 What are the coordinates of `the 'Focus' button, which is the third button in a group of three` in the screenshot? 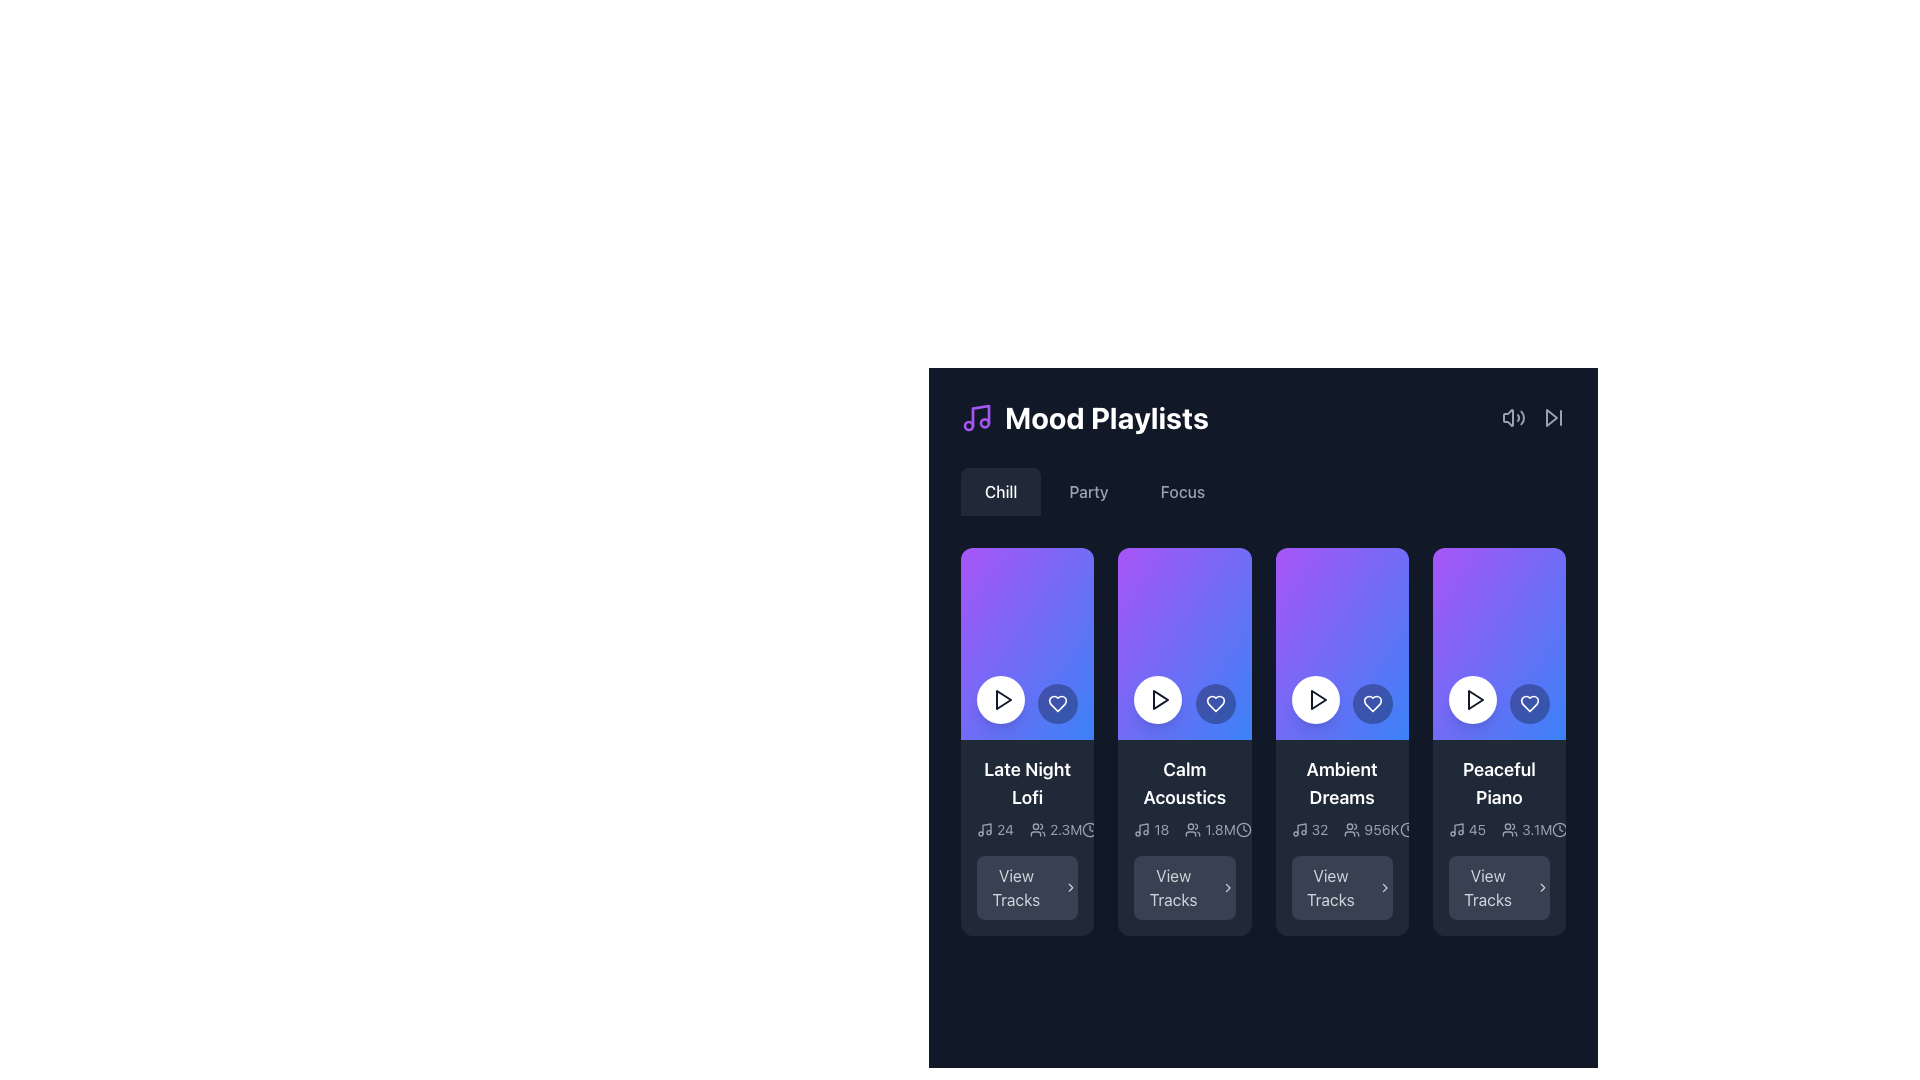 It's located at (1182, 492).